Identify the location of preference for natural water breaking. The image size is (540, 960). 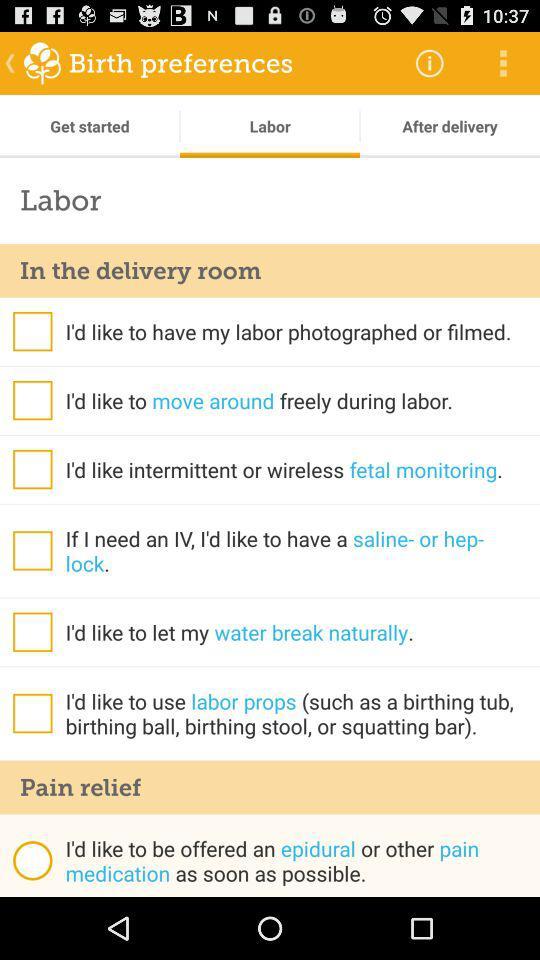
(31, 631).